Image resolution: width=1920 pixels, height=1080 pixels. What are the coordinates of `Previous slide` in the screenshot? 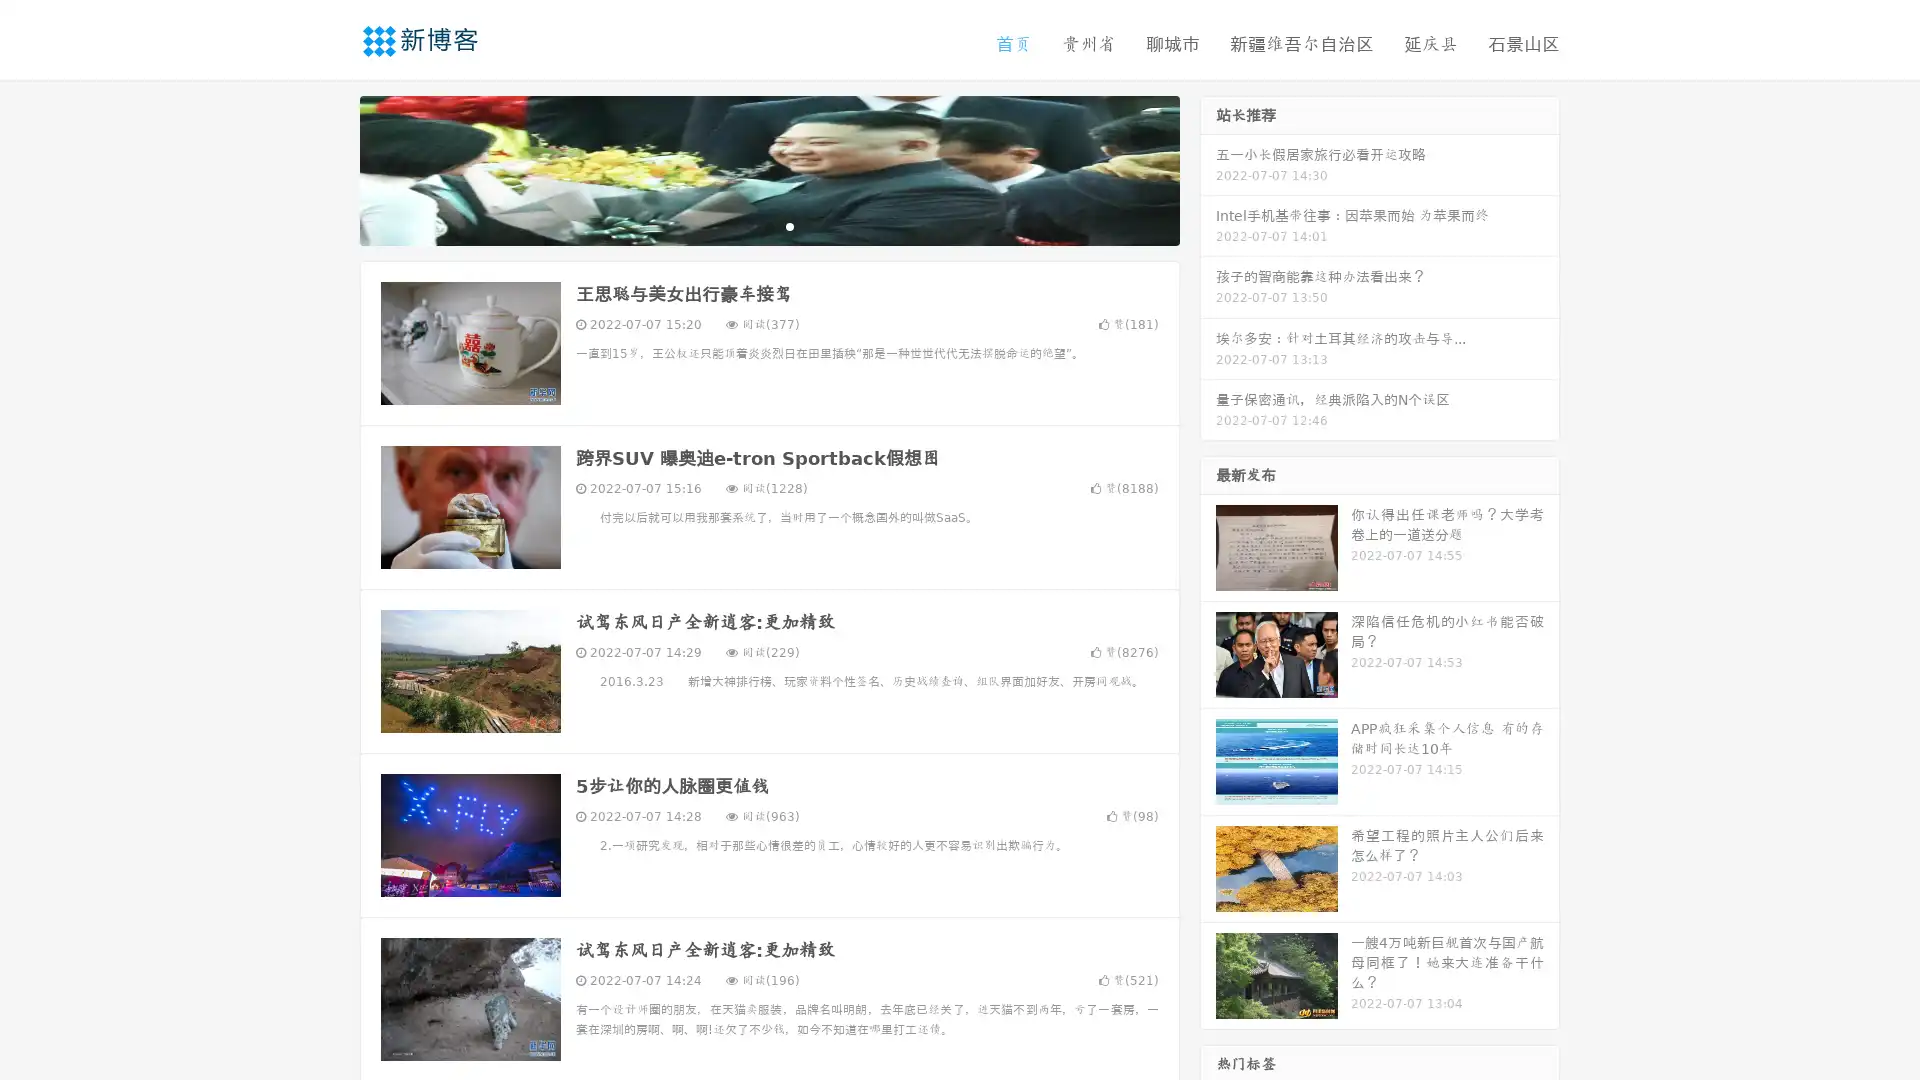 It's located at (330, 168).